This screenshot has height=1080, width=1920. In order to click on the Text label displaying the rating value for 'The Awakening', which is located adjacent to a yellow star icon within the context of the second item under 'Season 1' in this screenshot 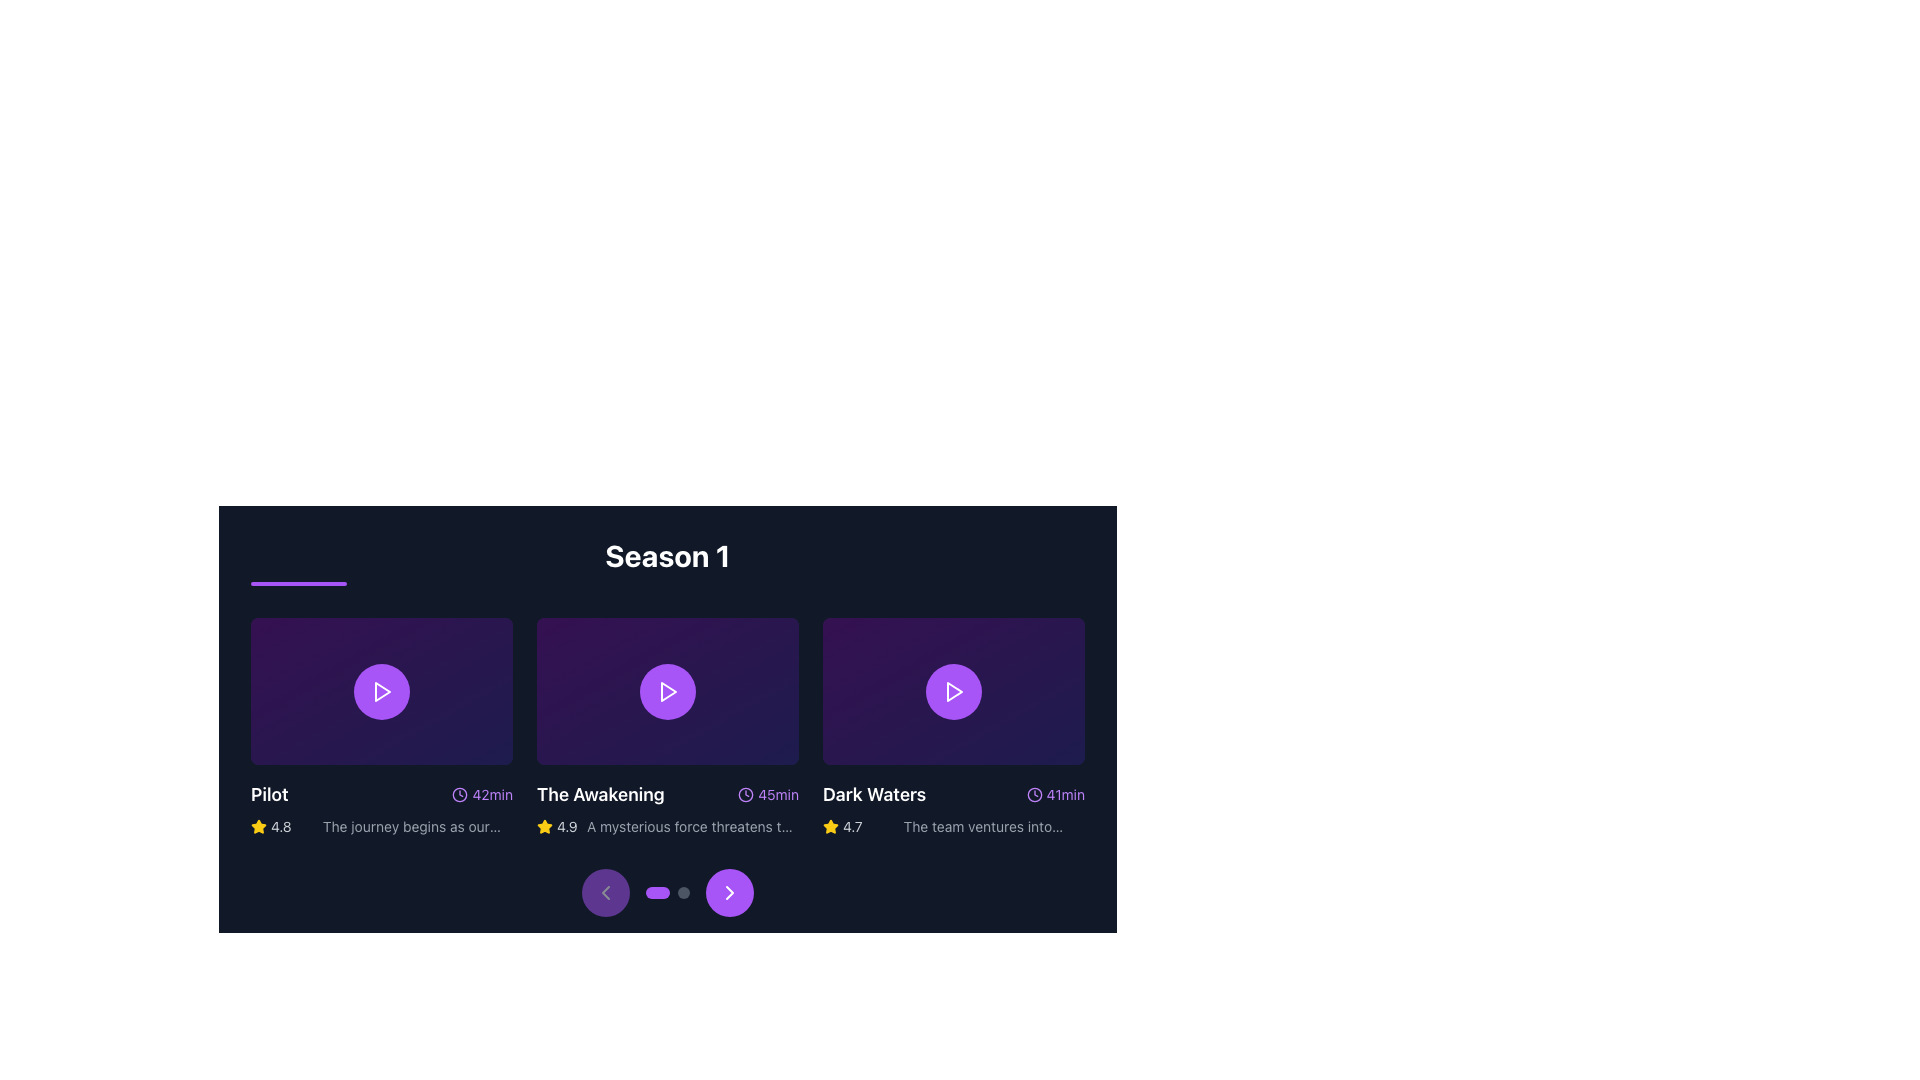, I will do `click(566, 827)`.